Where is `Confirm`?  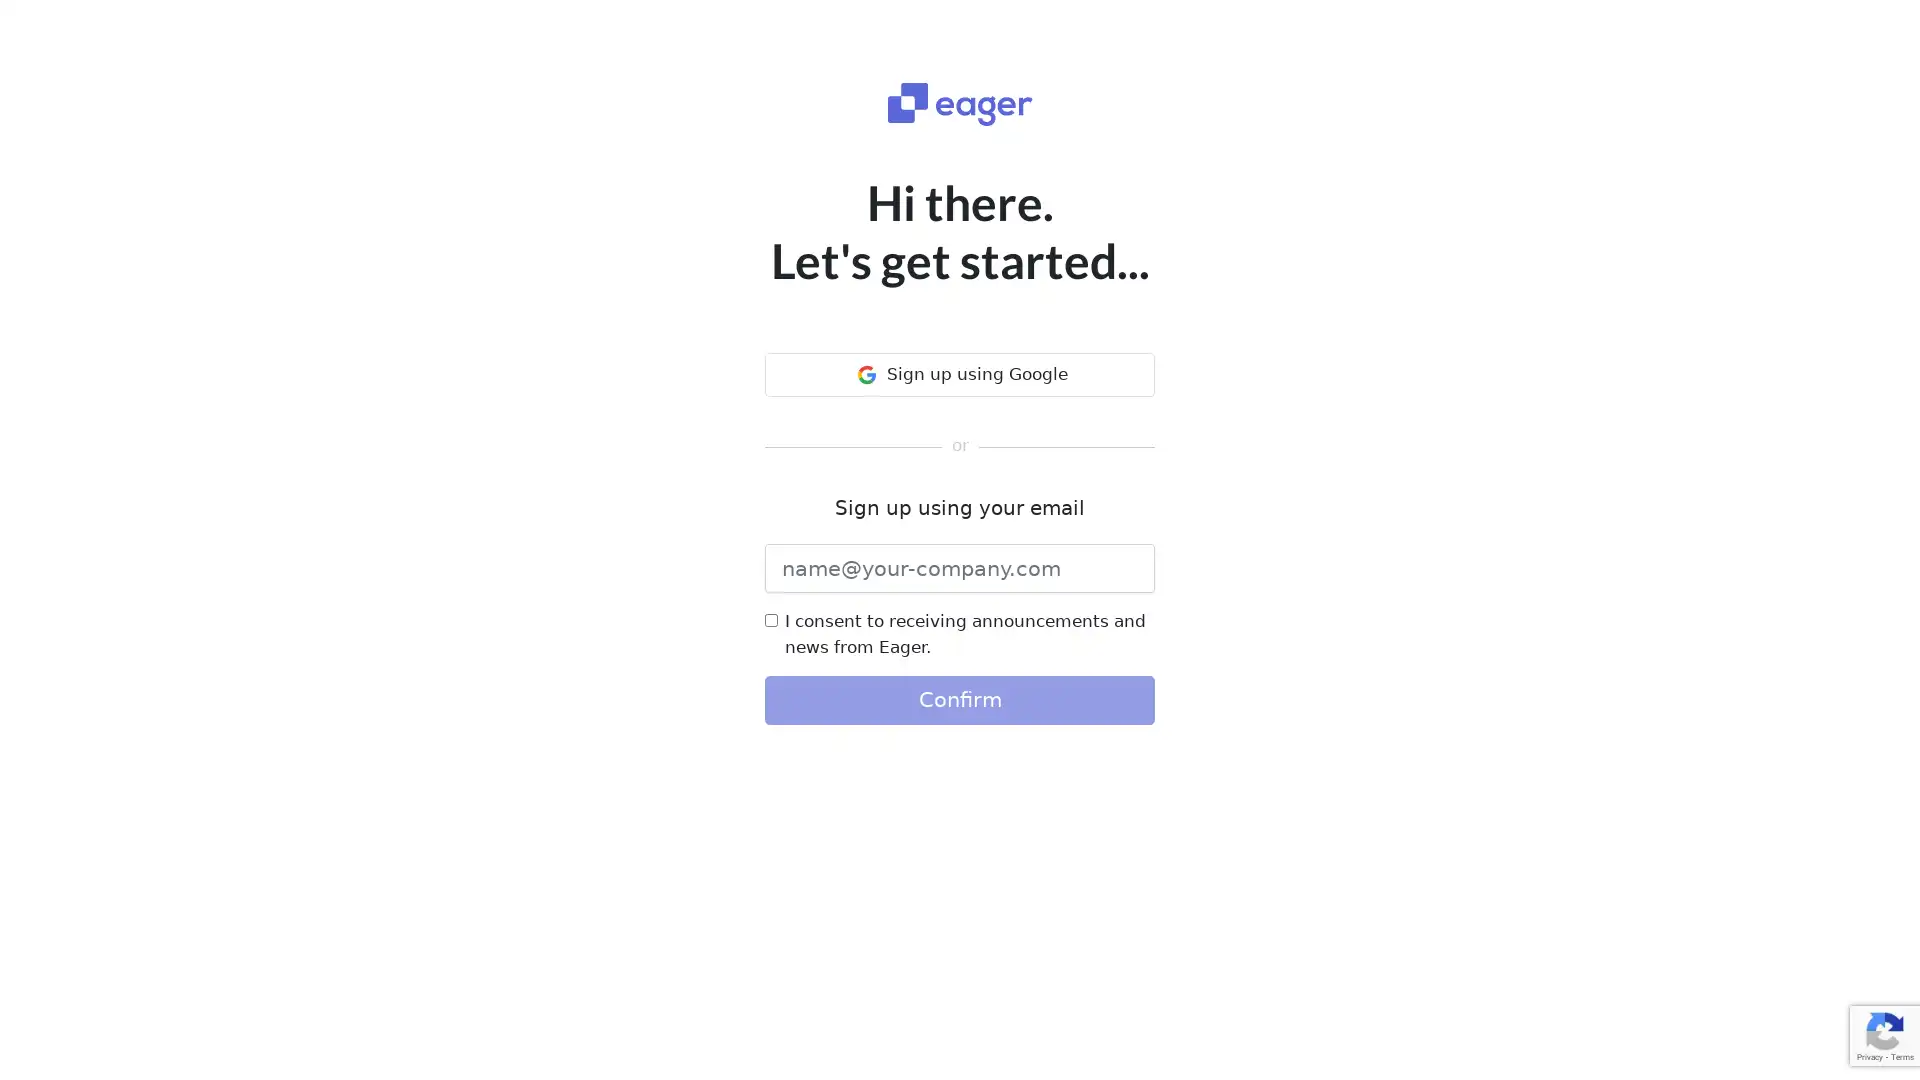 Confirm is located at coordinates (960, 698).